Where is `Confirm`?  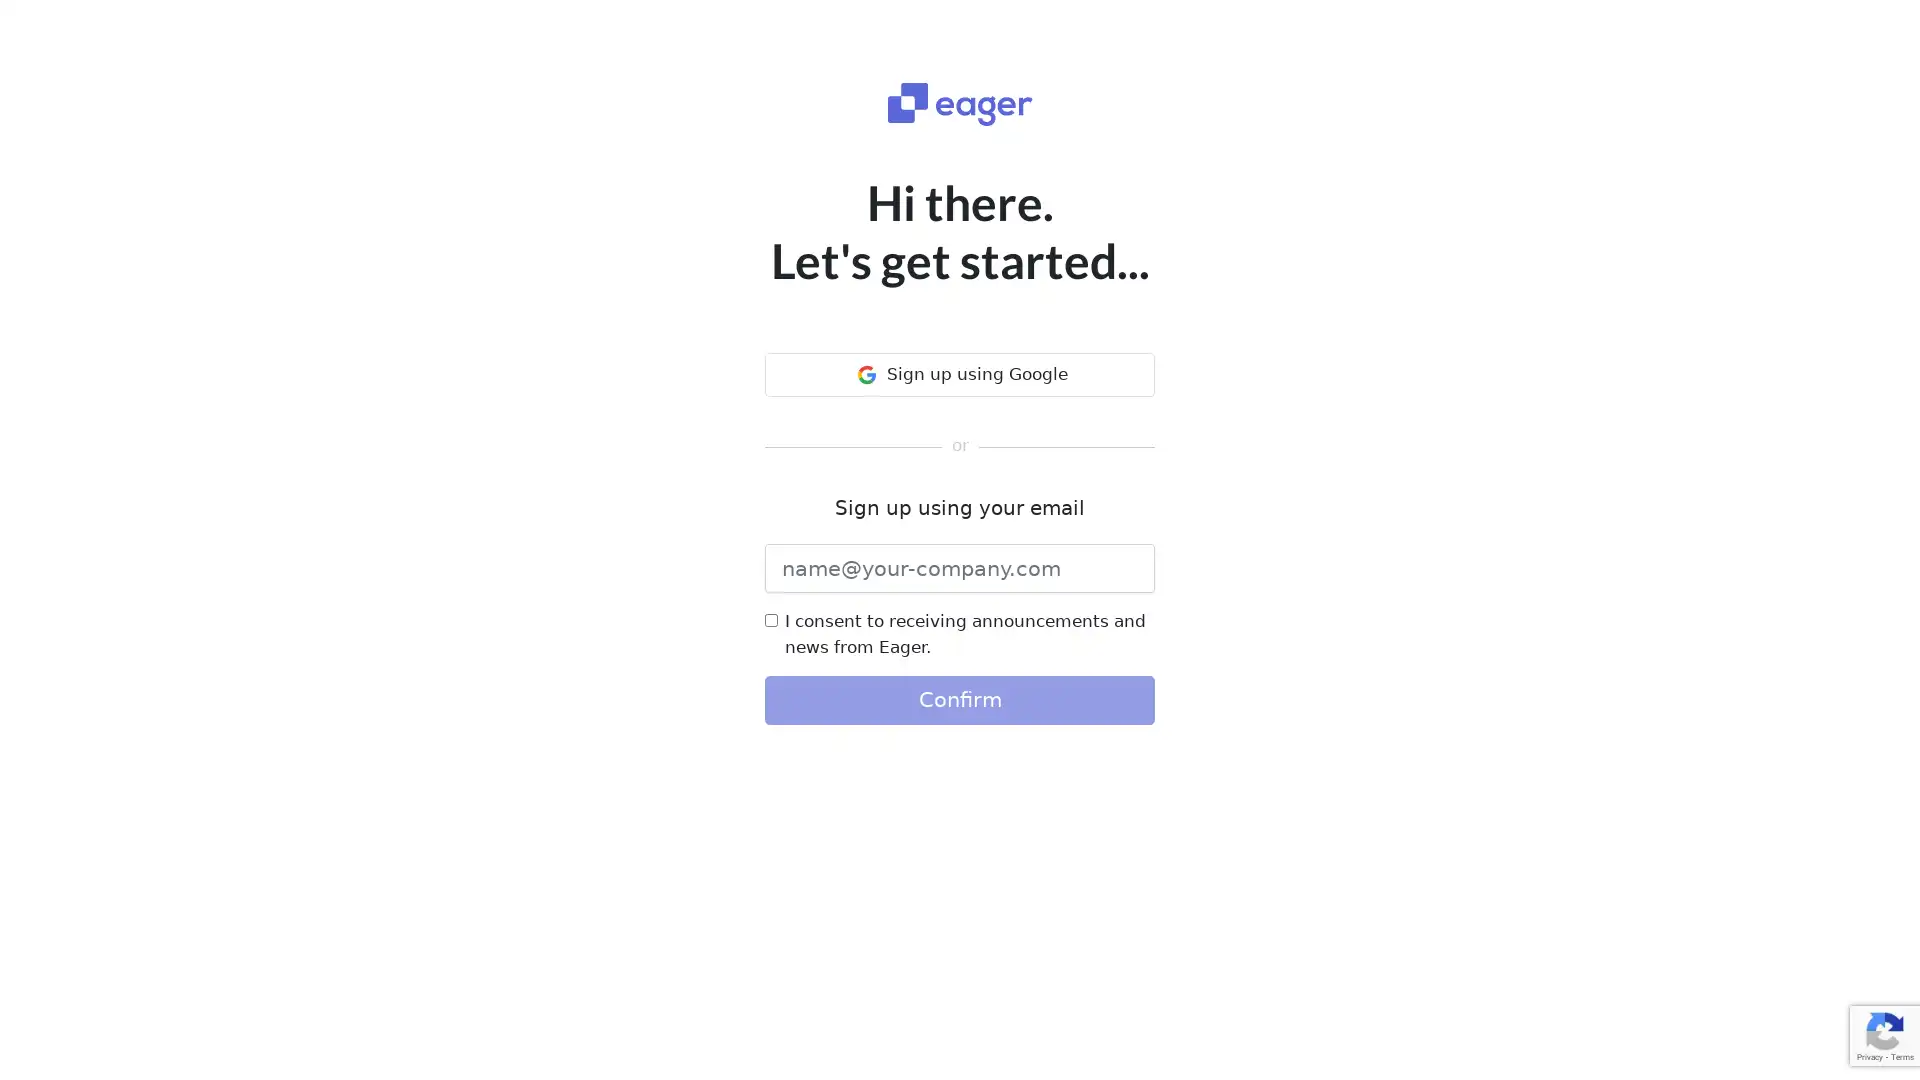 Confirm is located at coordinates (960, 698).